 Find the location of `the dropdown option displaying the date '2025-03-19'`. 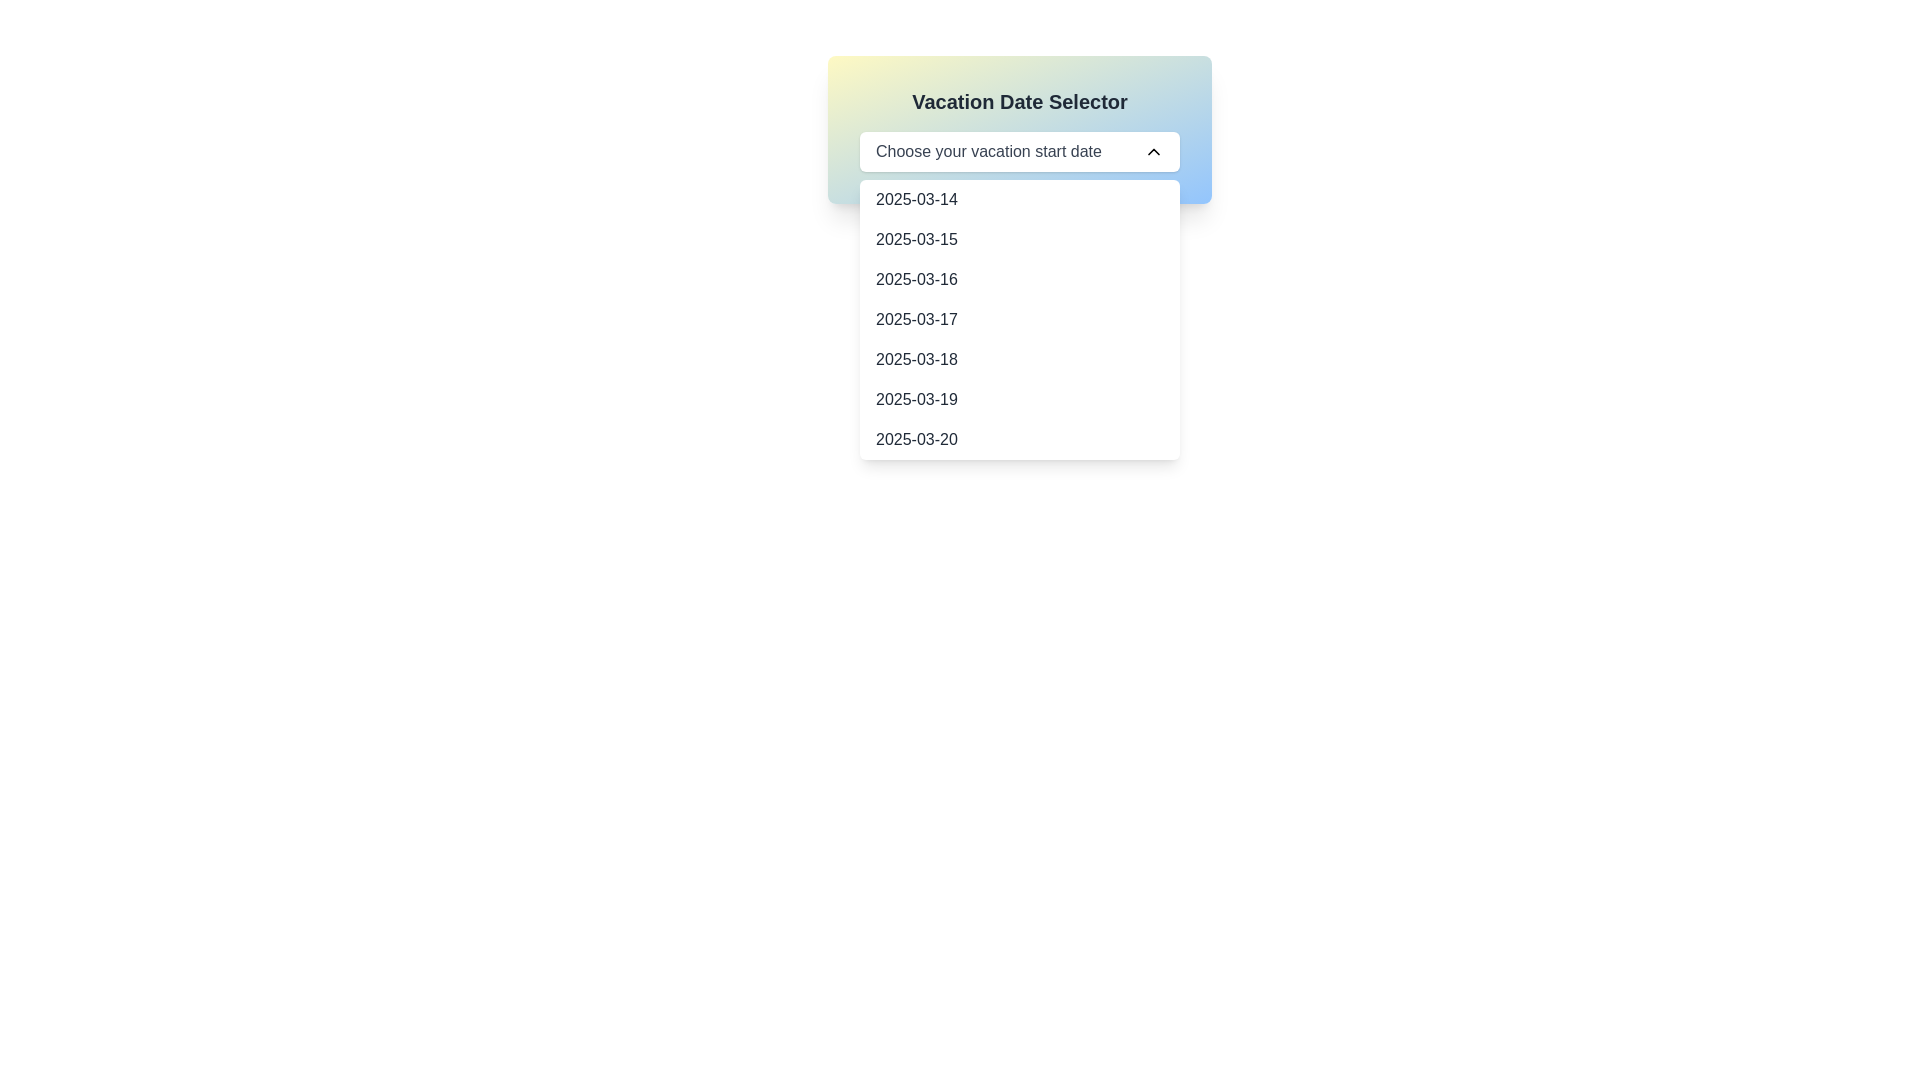

the dropdown option displaying the date '2025-03-19' is located at coordinates (1019, 400).